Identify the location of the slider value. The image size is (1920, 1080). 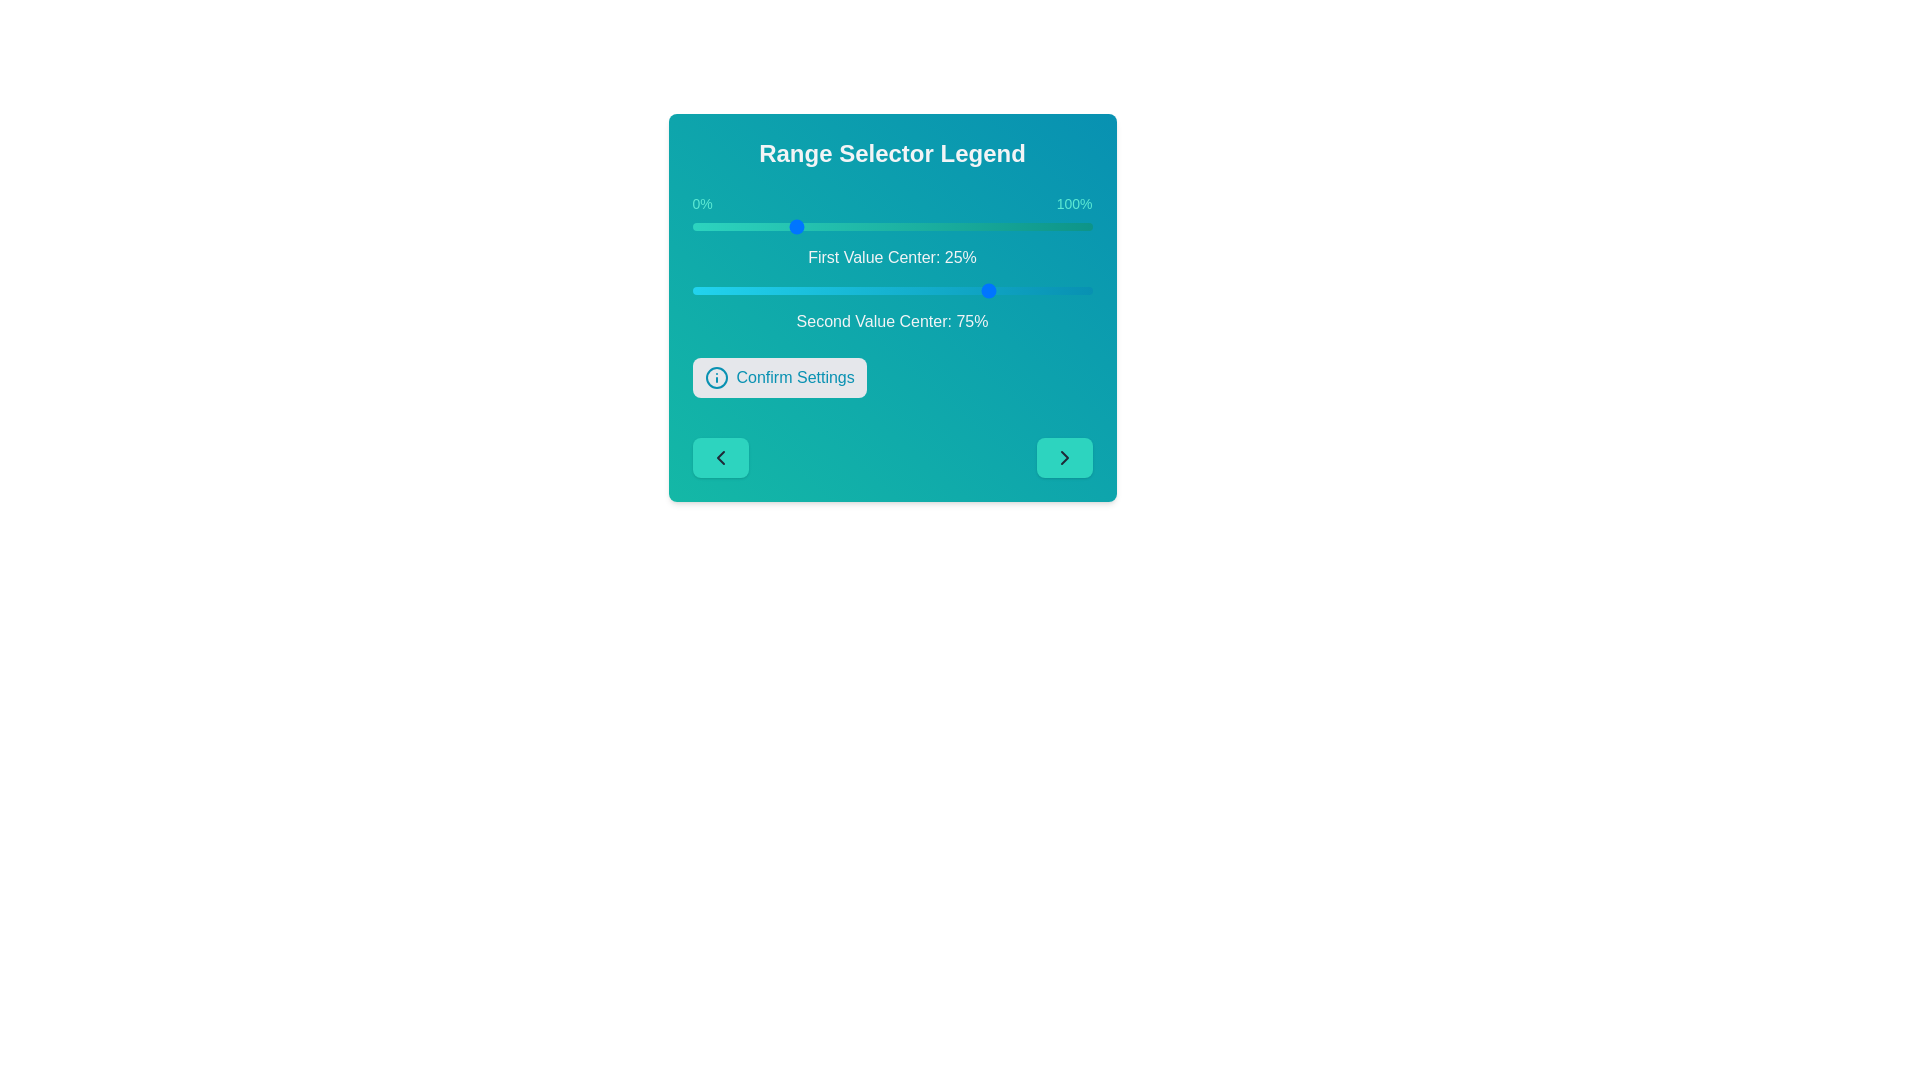
(1032, 226).